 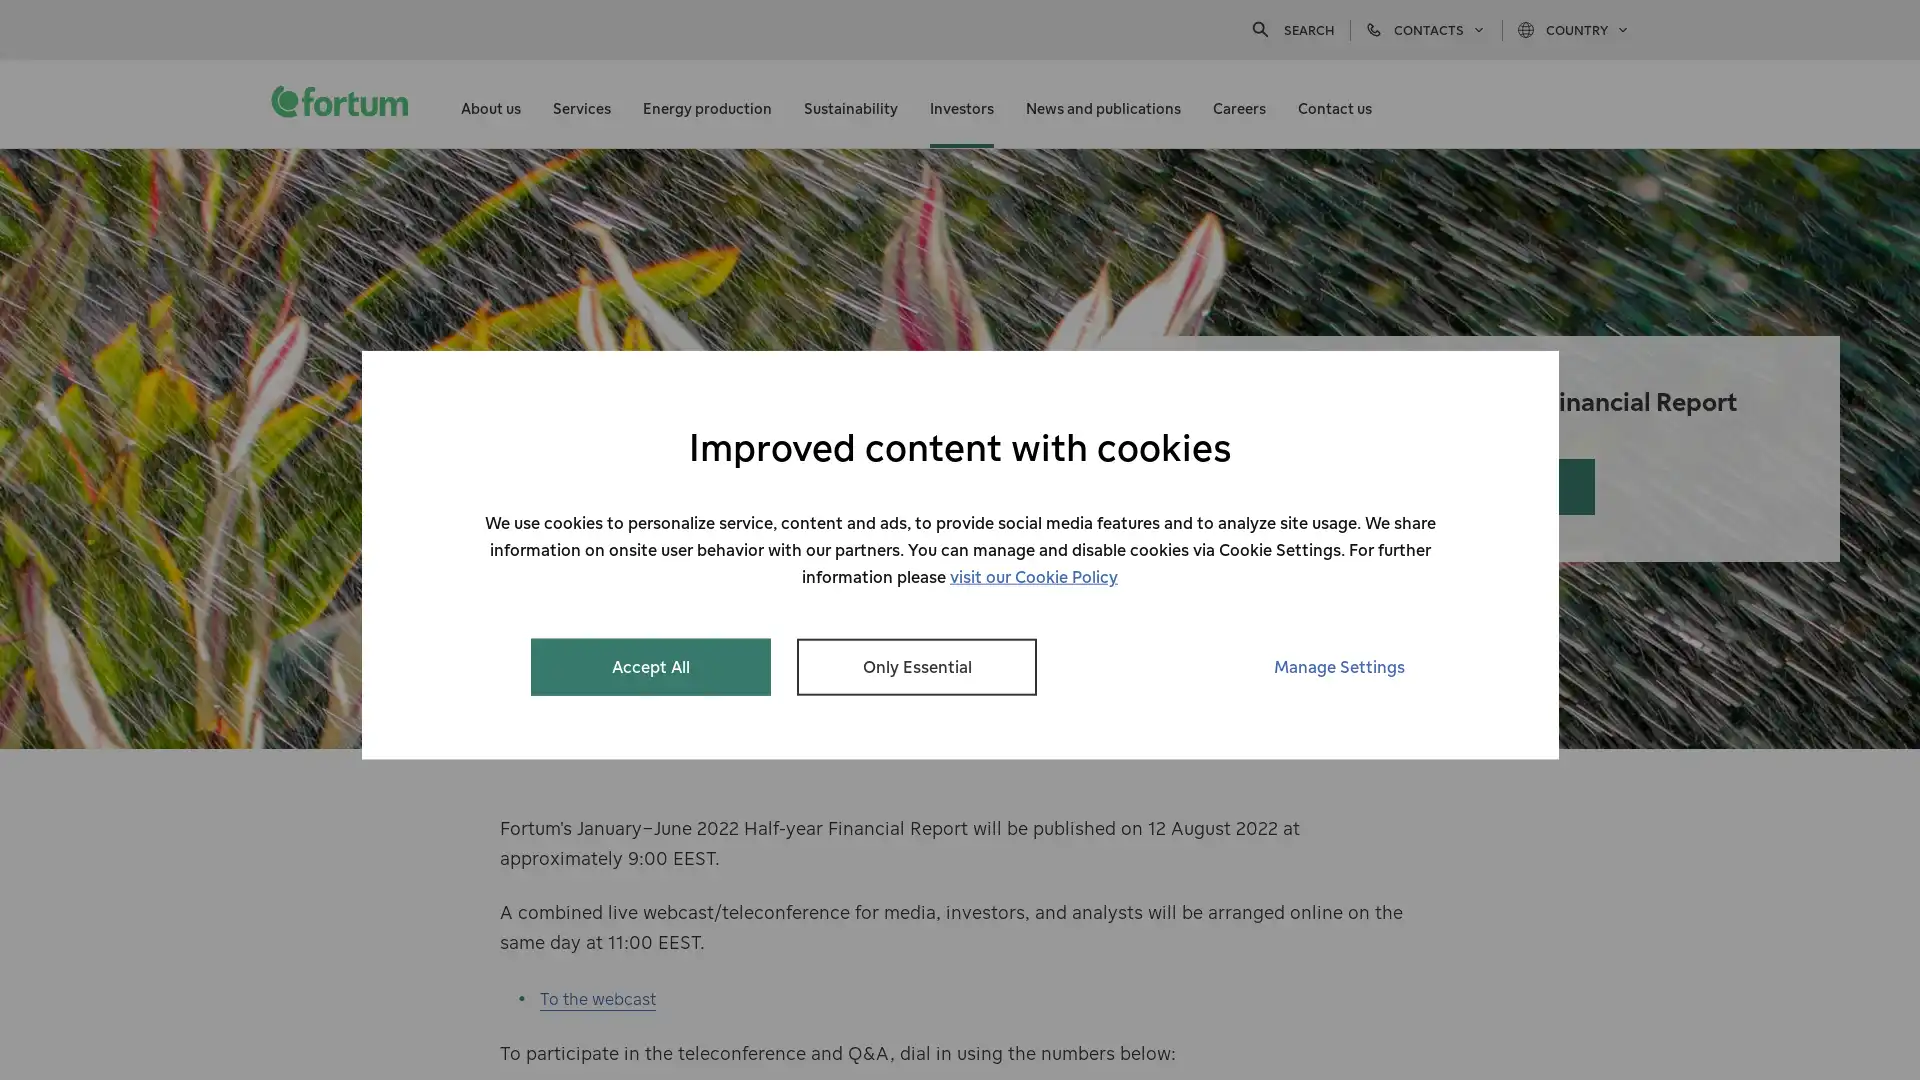 I want to click on COUNTRY, so click(x=1573, y=29).